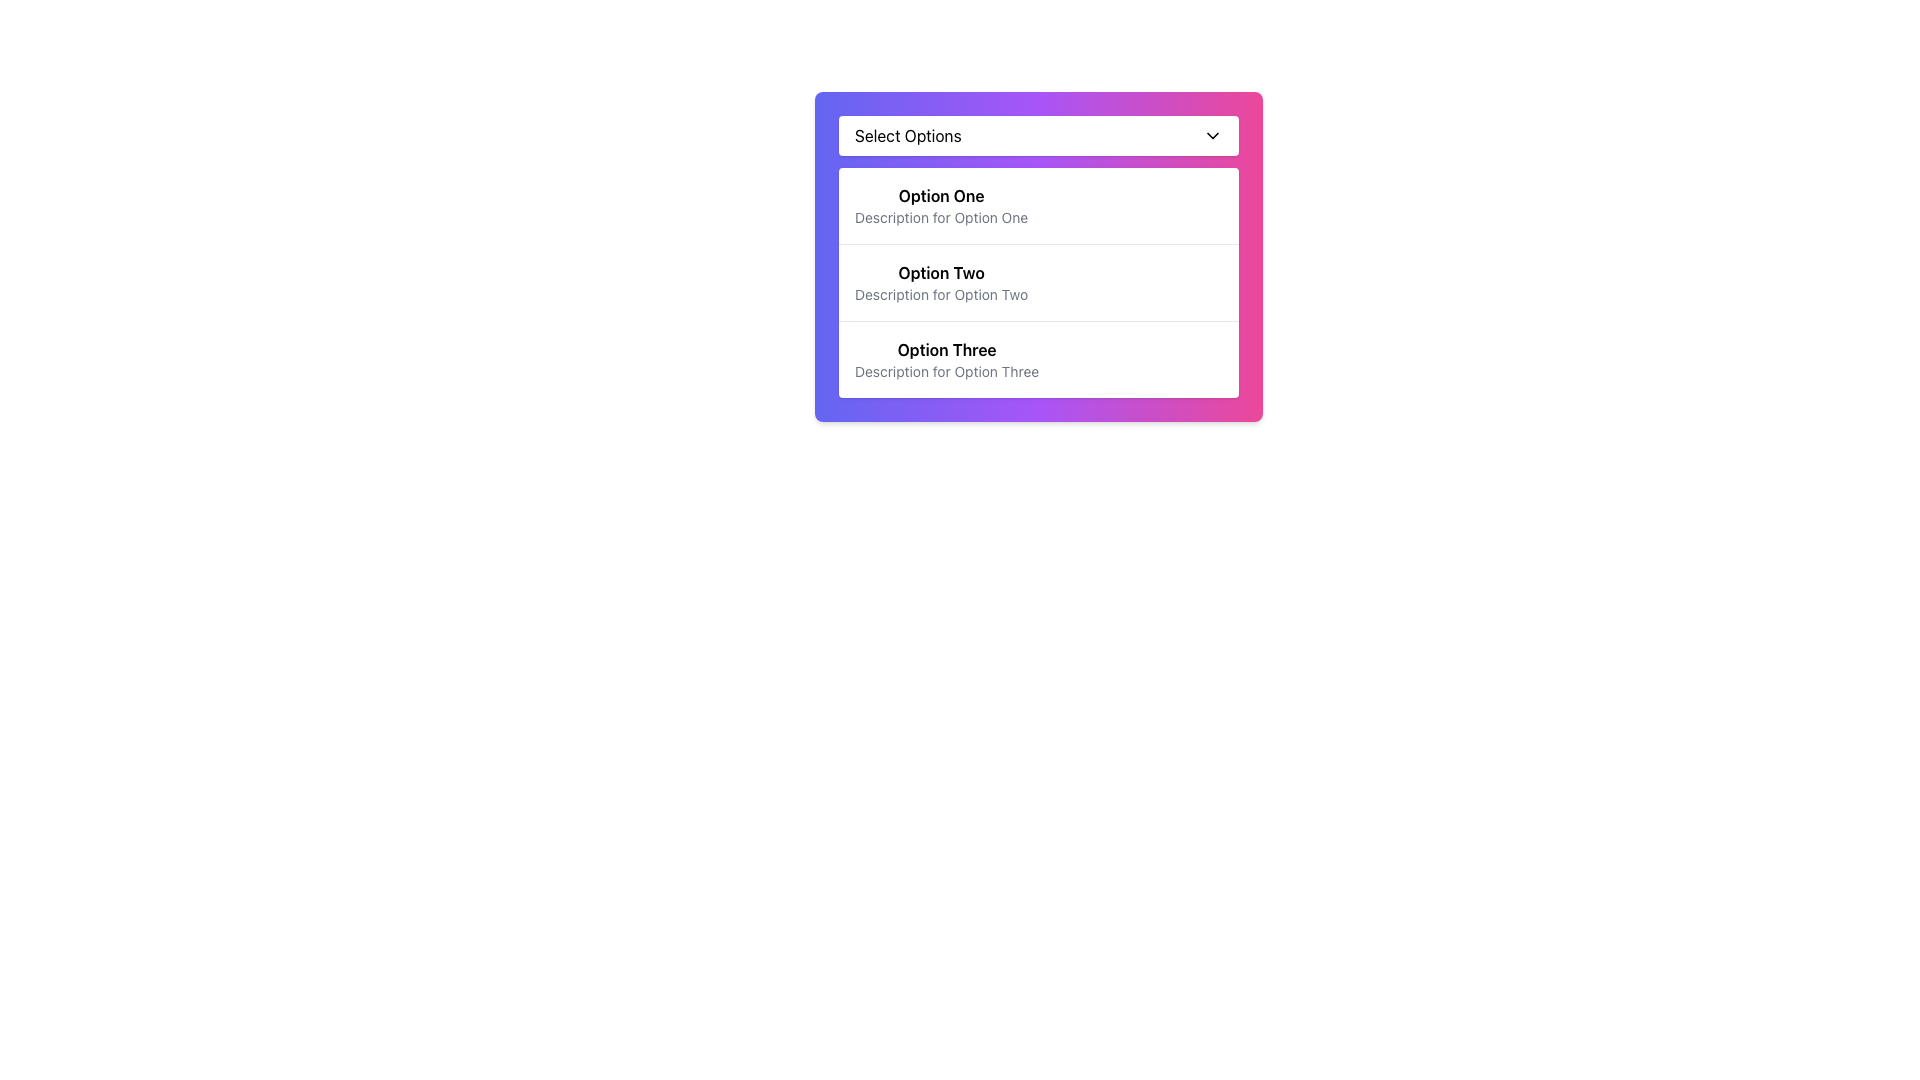  Describe the element at coordinates (940, 205) in the screenshot. I see `the first selectable option 'Option One' in the dropdown menu located below the header 'Select Options'` at that location.